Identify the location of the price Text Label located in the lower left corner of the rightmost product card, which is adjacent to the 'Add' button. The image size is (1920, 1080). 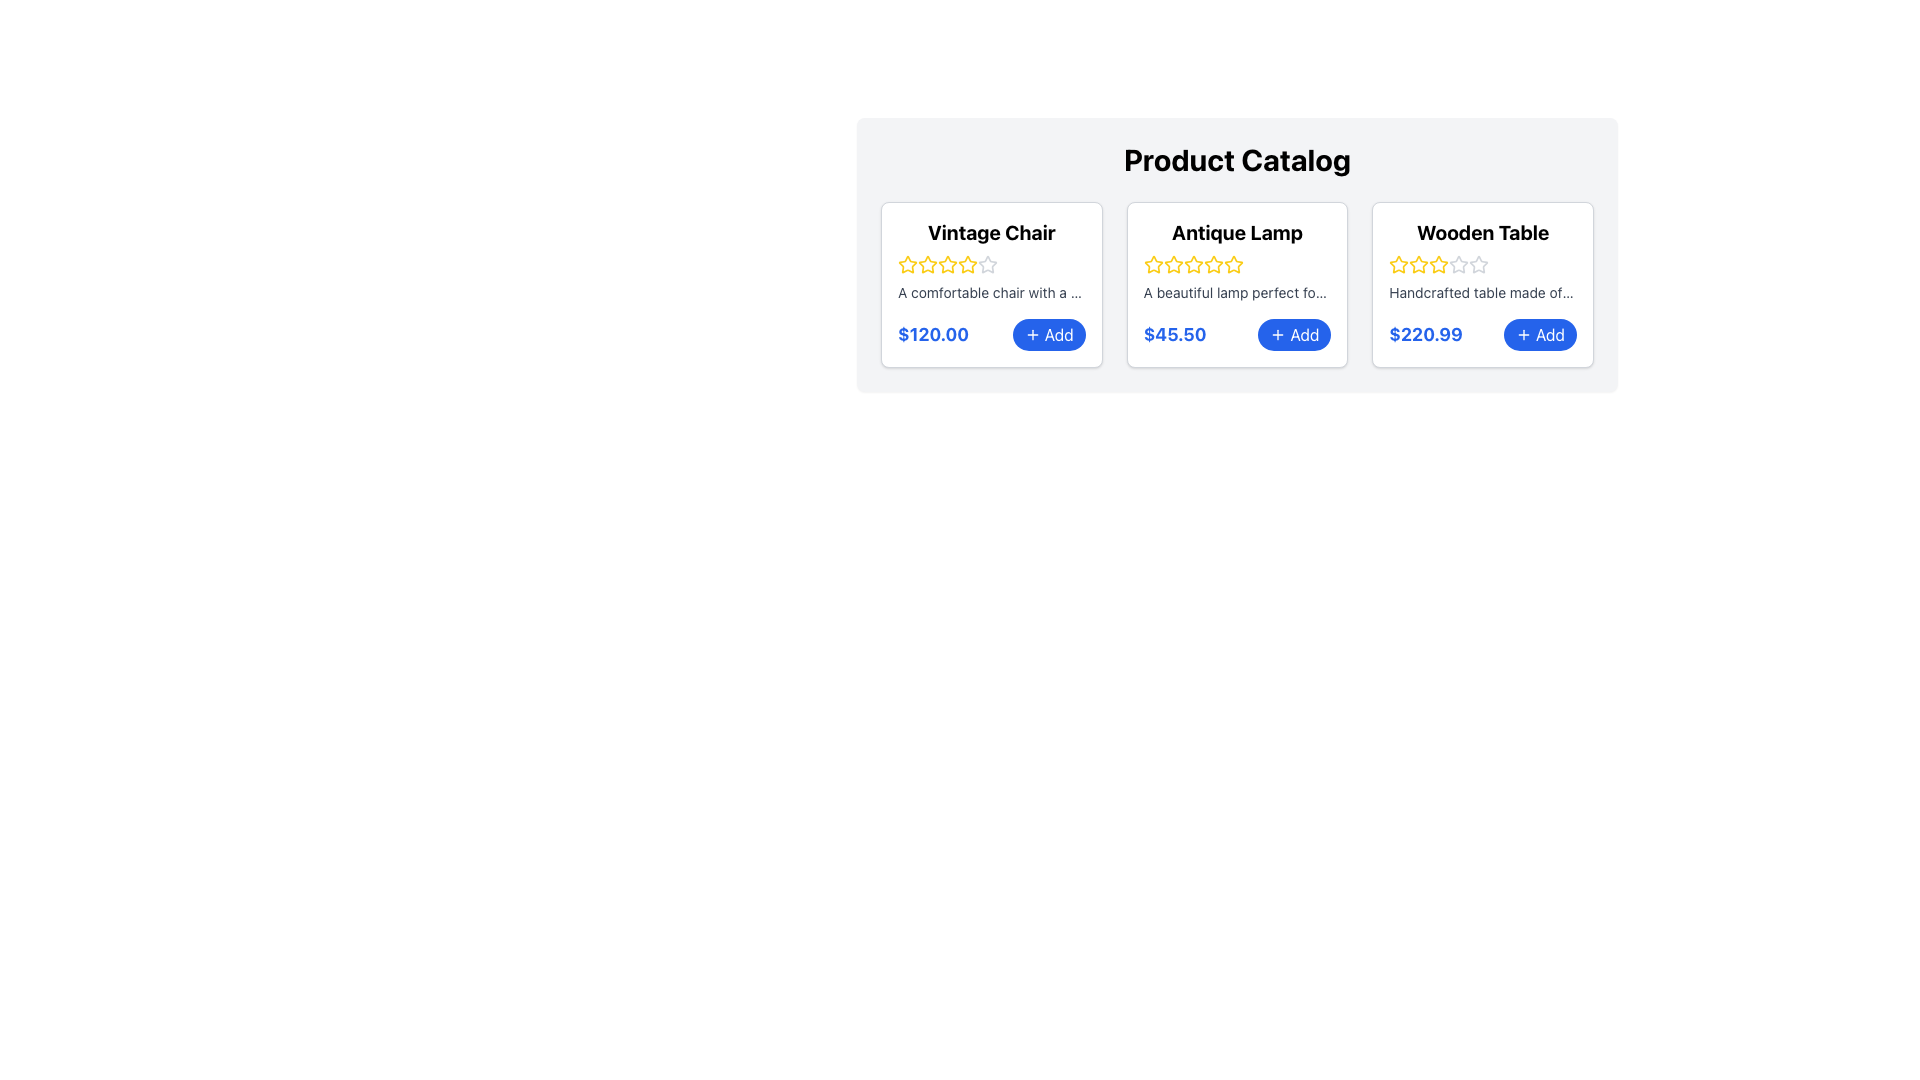
(1424, 334).